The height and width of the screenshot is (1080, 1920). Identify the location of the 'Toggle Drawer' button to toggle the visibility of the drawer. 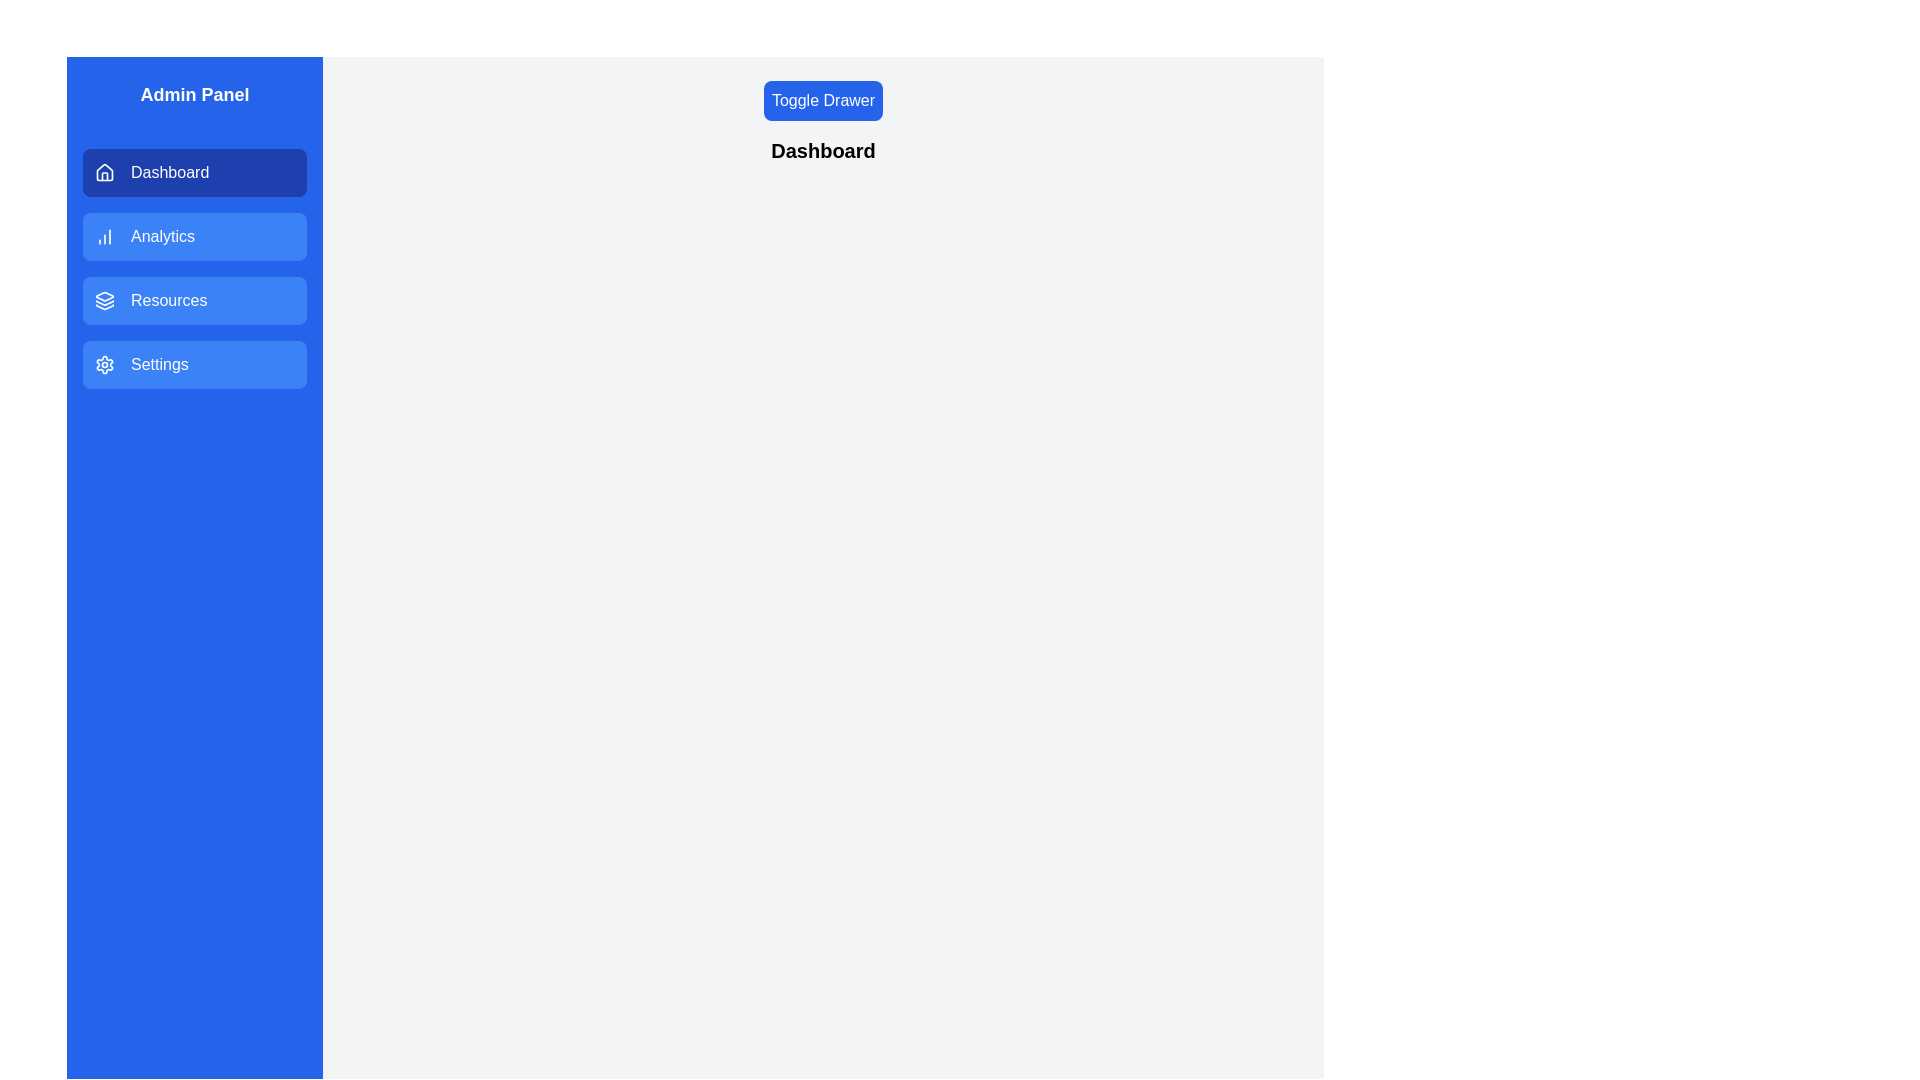
(823, 100).